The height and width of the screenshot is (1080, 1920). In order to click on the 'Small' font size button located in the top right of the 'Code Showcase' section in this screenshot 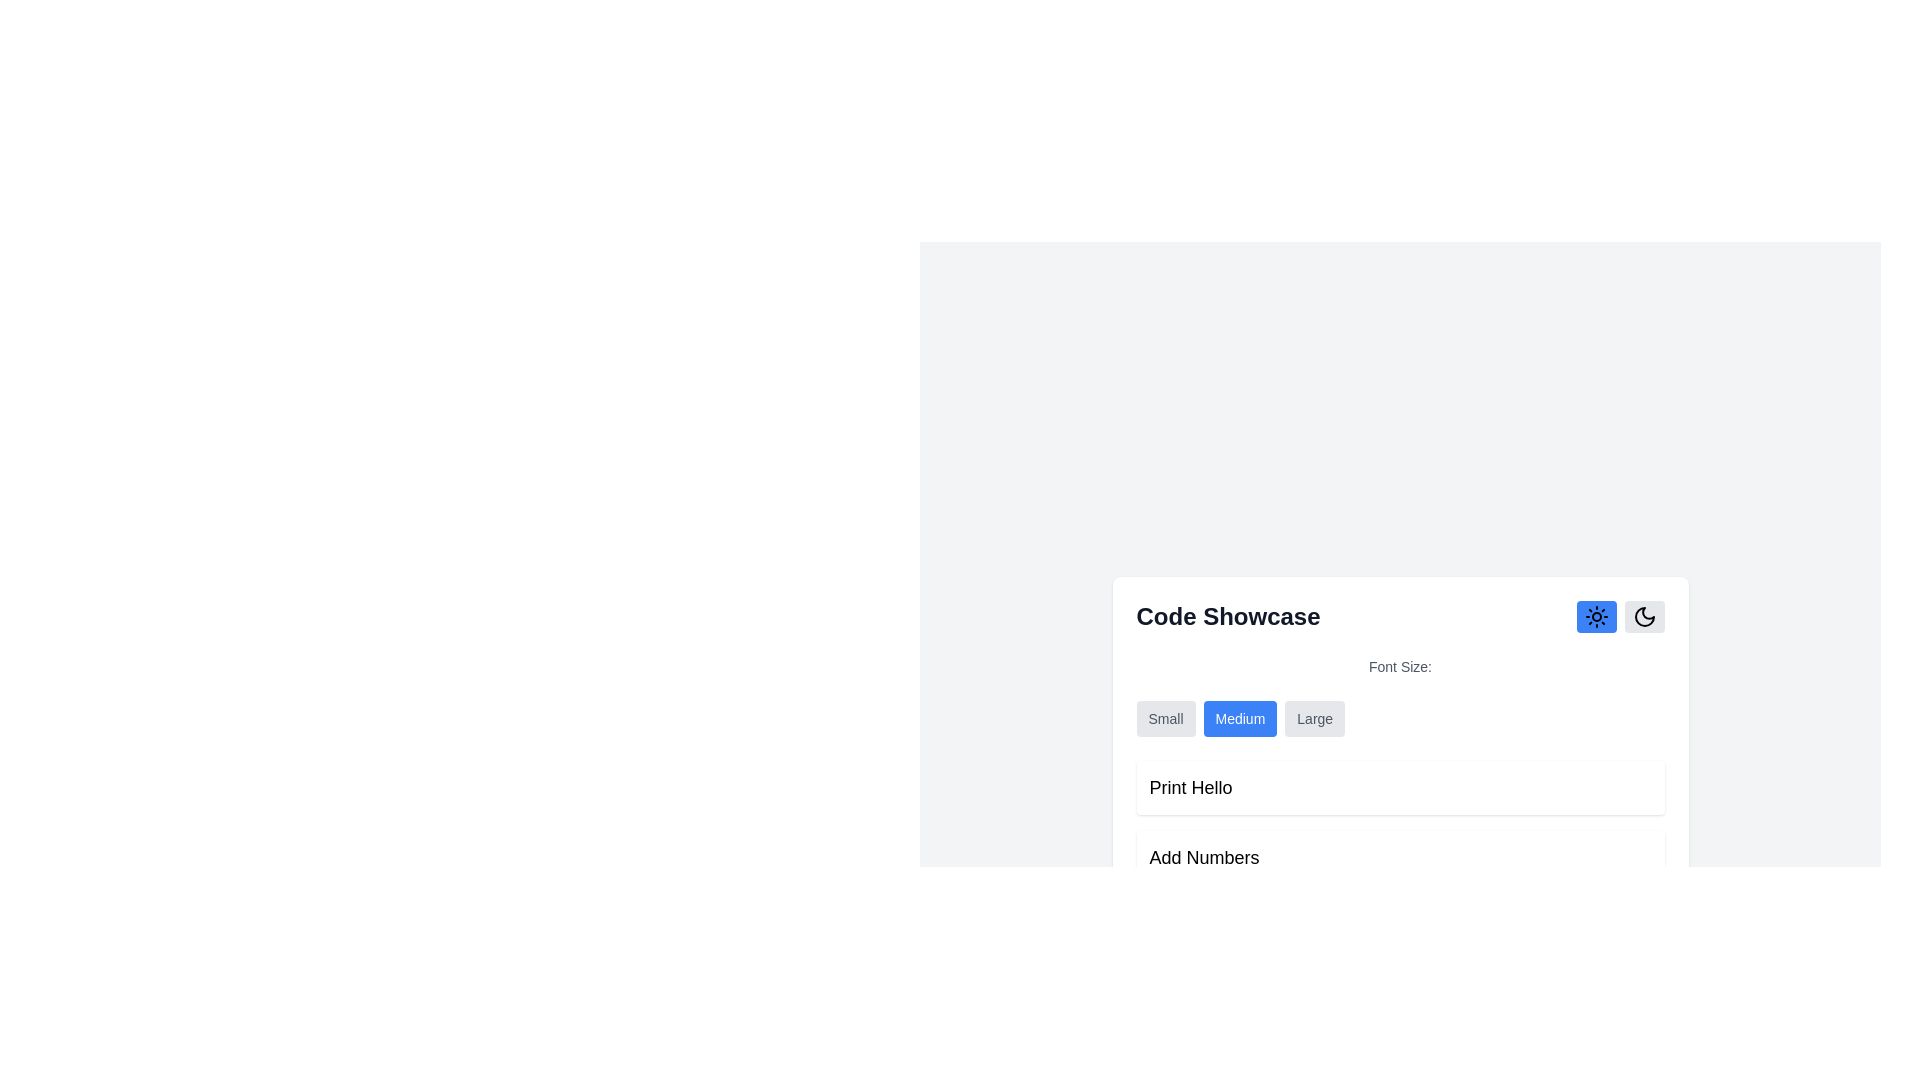, I will do `click(1166, 717)`.